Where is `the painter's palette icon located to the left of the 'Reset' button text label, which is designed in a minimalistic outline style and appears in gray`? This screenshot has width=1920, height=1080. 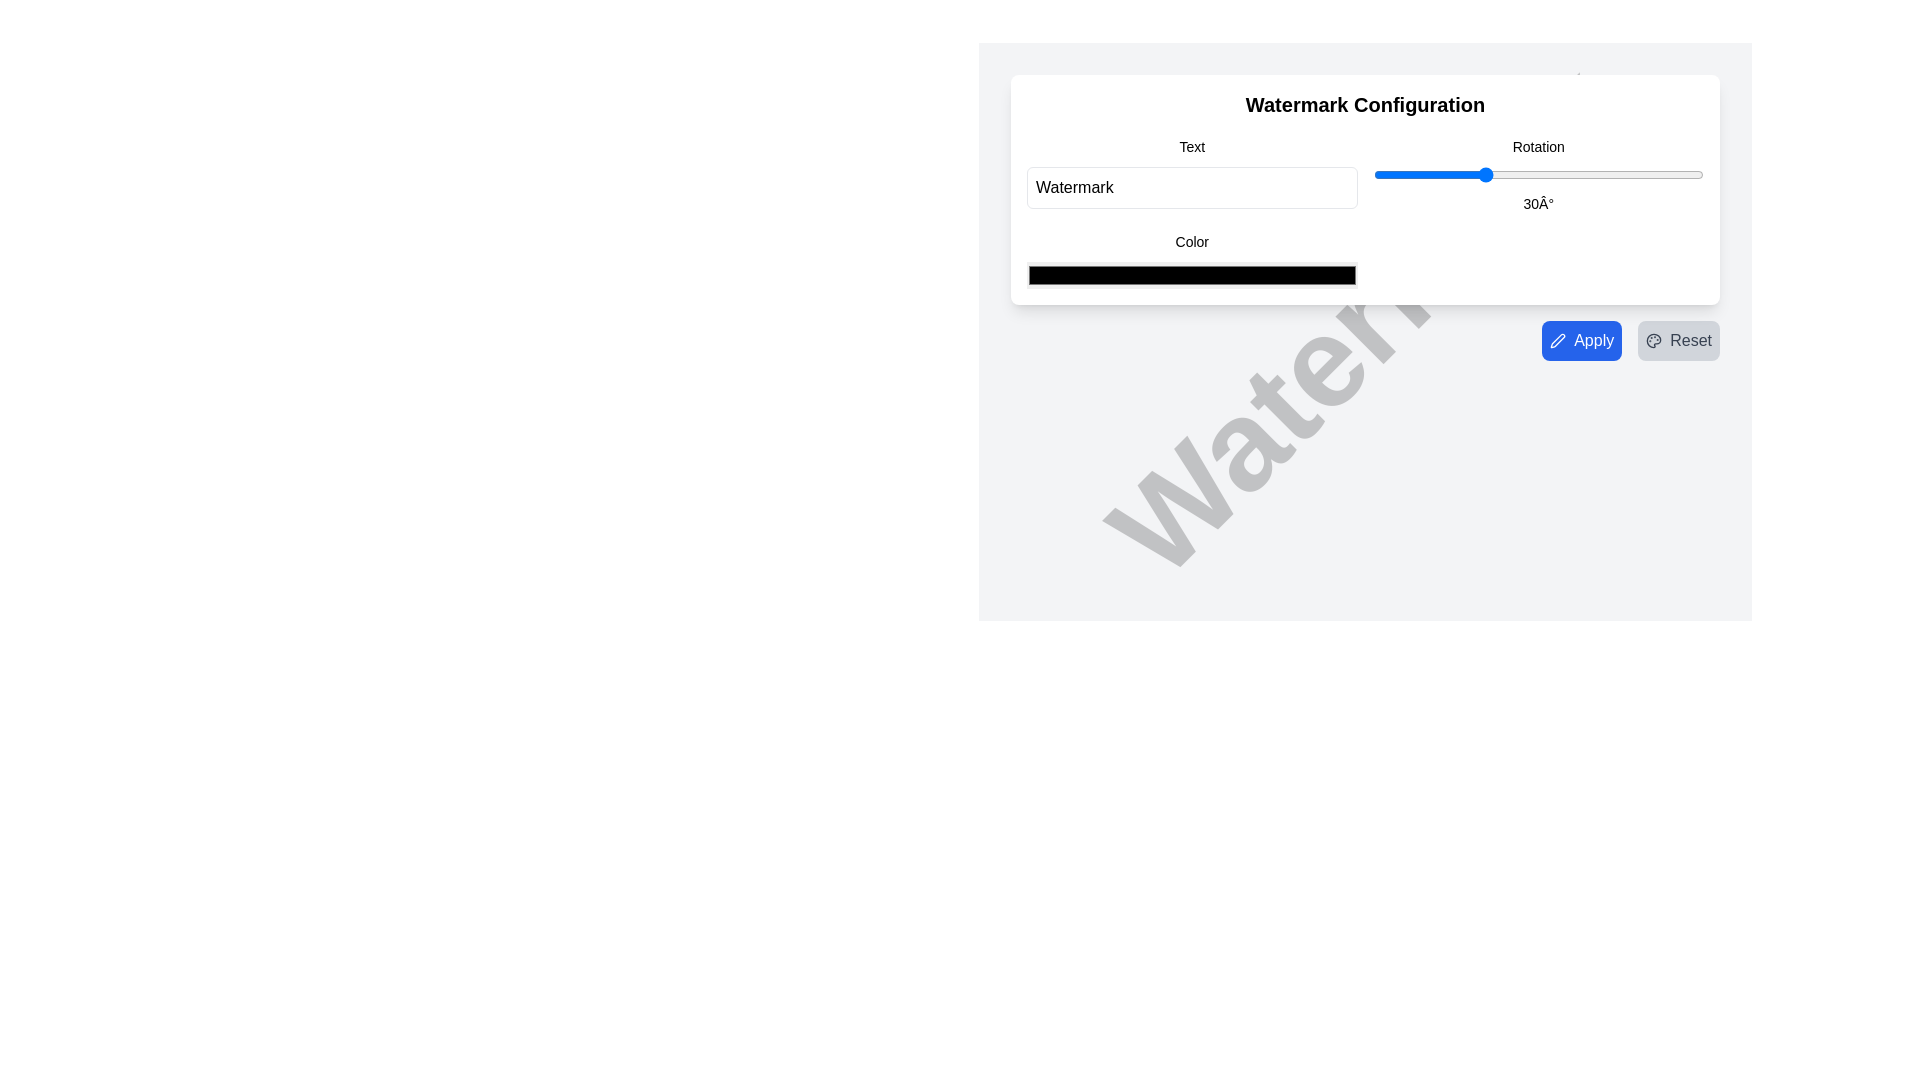
the painter's palette icon located to the left of the 'Reset' button text label, which is designed in a minimalistic outline style and appears in gray is located at coordinates (1654, 339).